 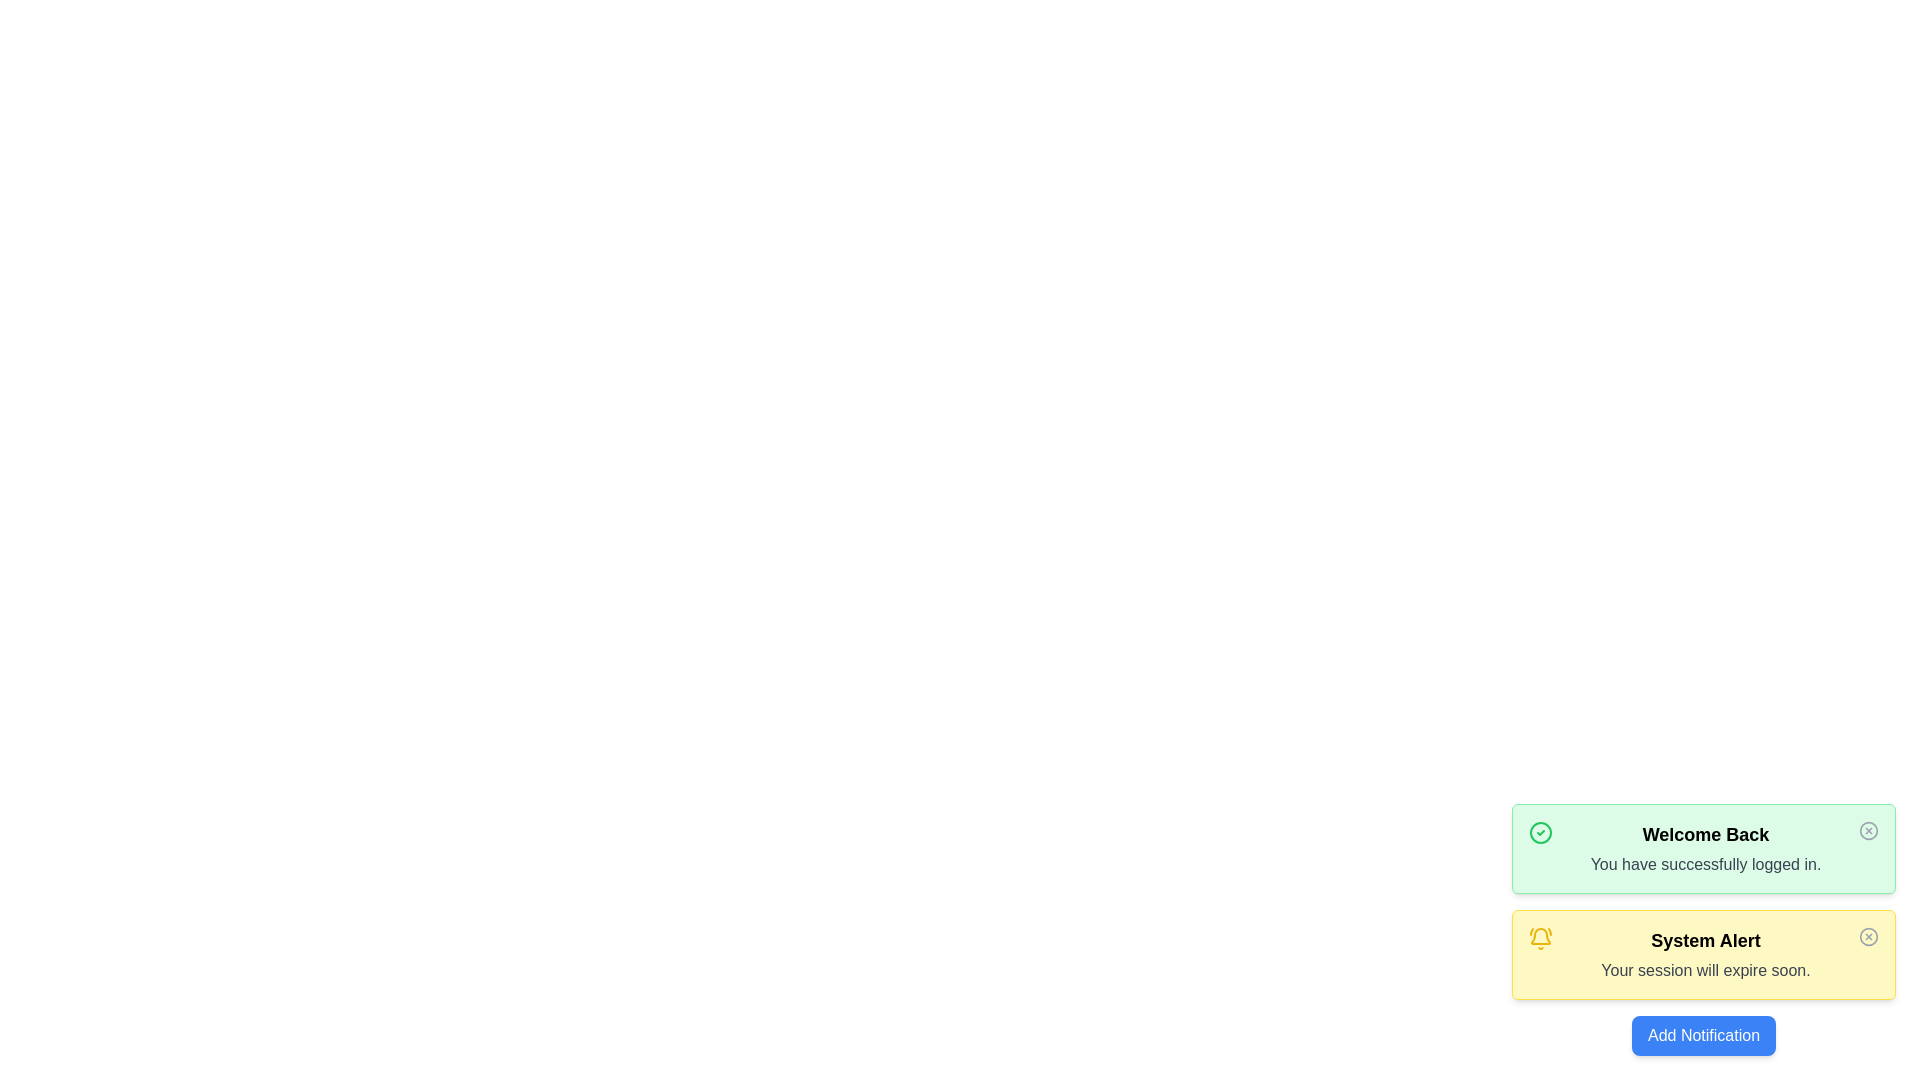 What do you see at coordinates (1867, 830) in the screenshot?
I see `the Close button icon located in the top-right corner of the notification box` at bounding box center [1867, 830].